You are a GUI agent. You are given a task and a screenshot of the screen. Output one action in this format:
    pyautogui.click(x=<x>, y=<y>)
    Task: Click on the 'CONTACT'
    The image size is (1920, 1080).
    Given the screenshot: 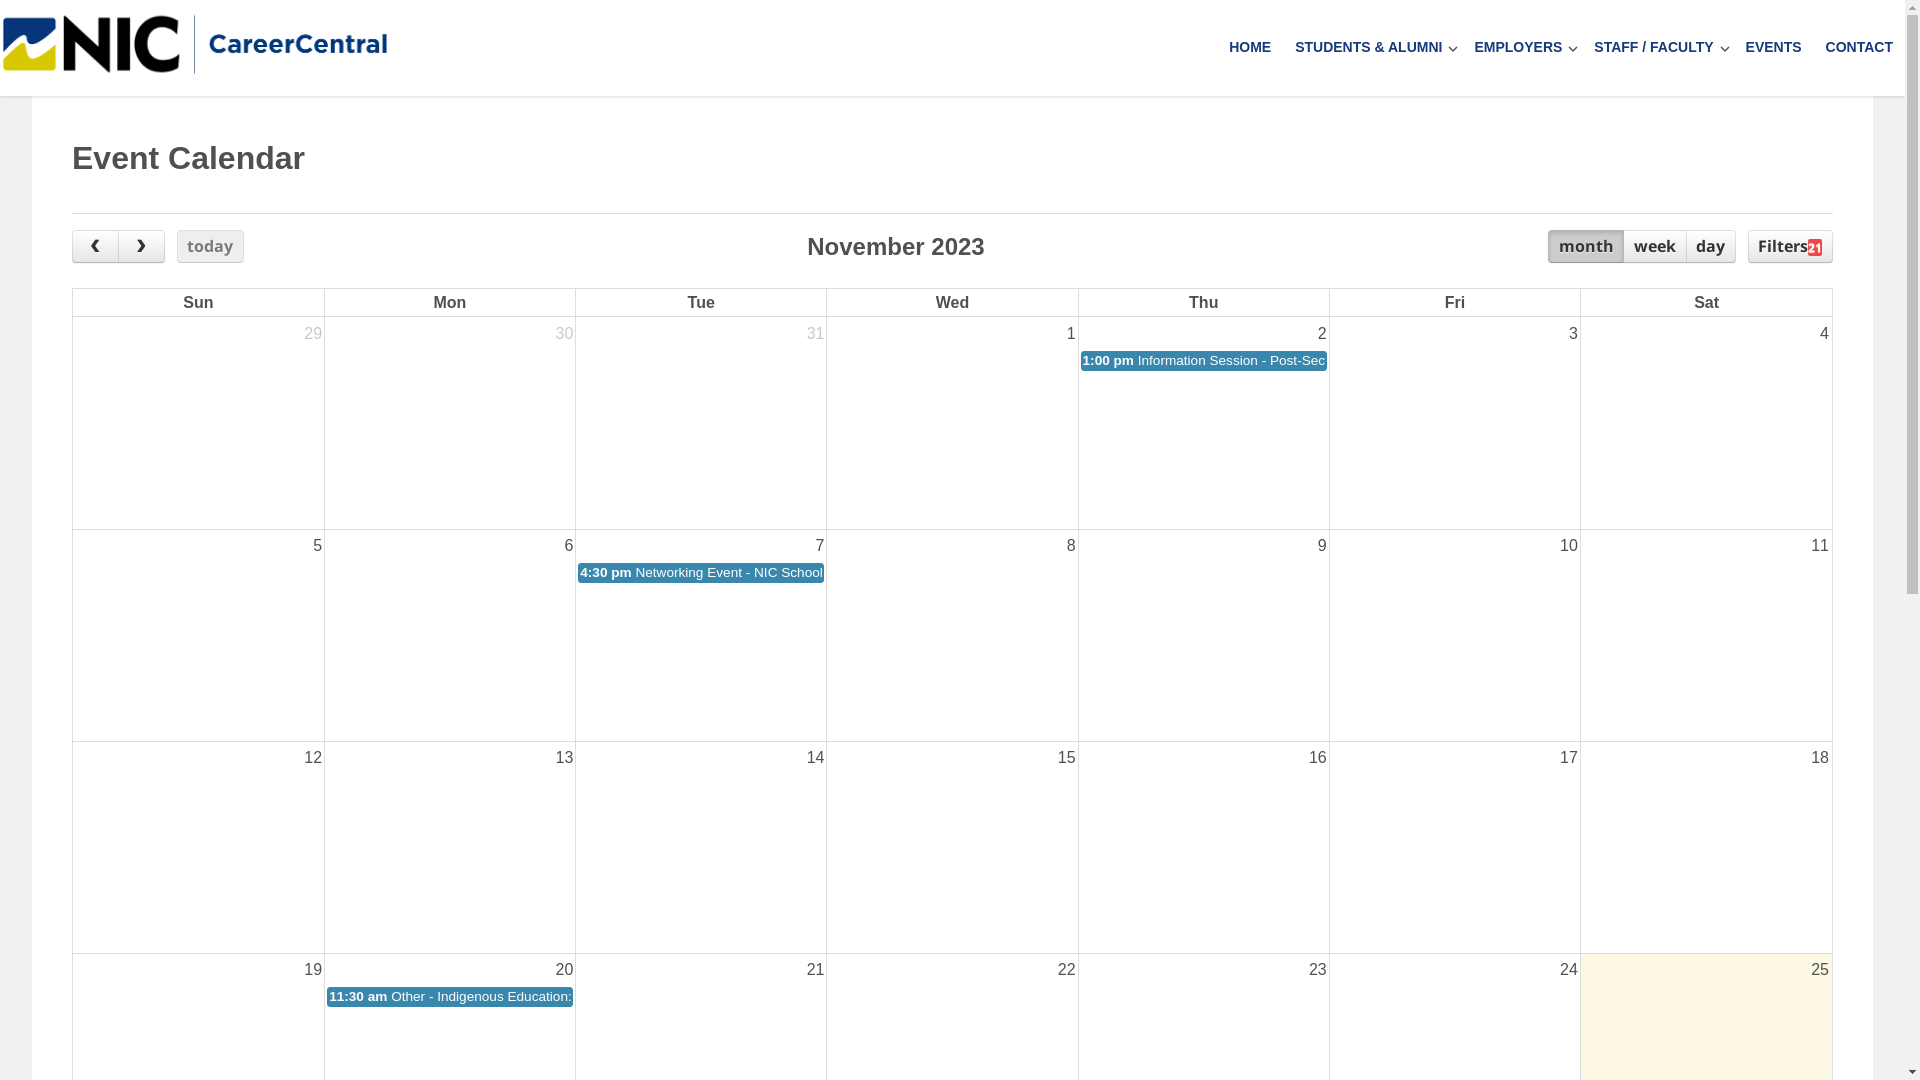 What is the action you would take?
    pyautogui.click(x=1858, y=46)
    